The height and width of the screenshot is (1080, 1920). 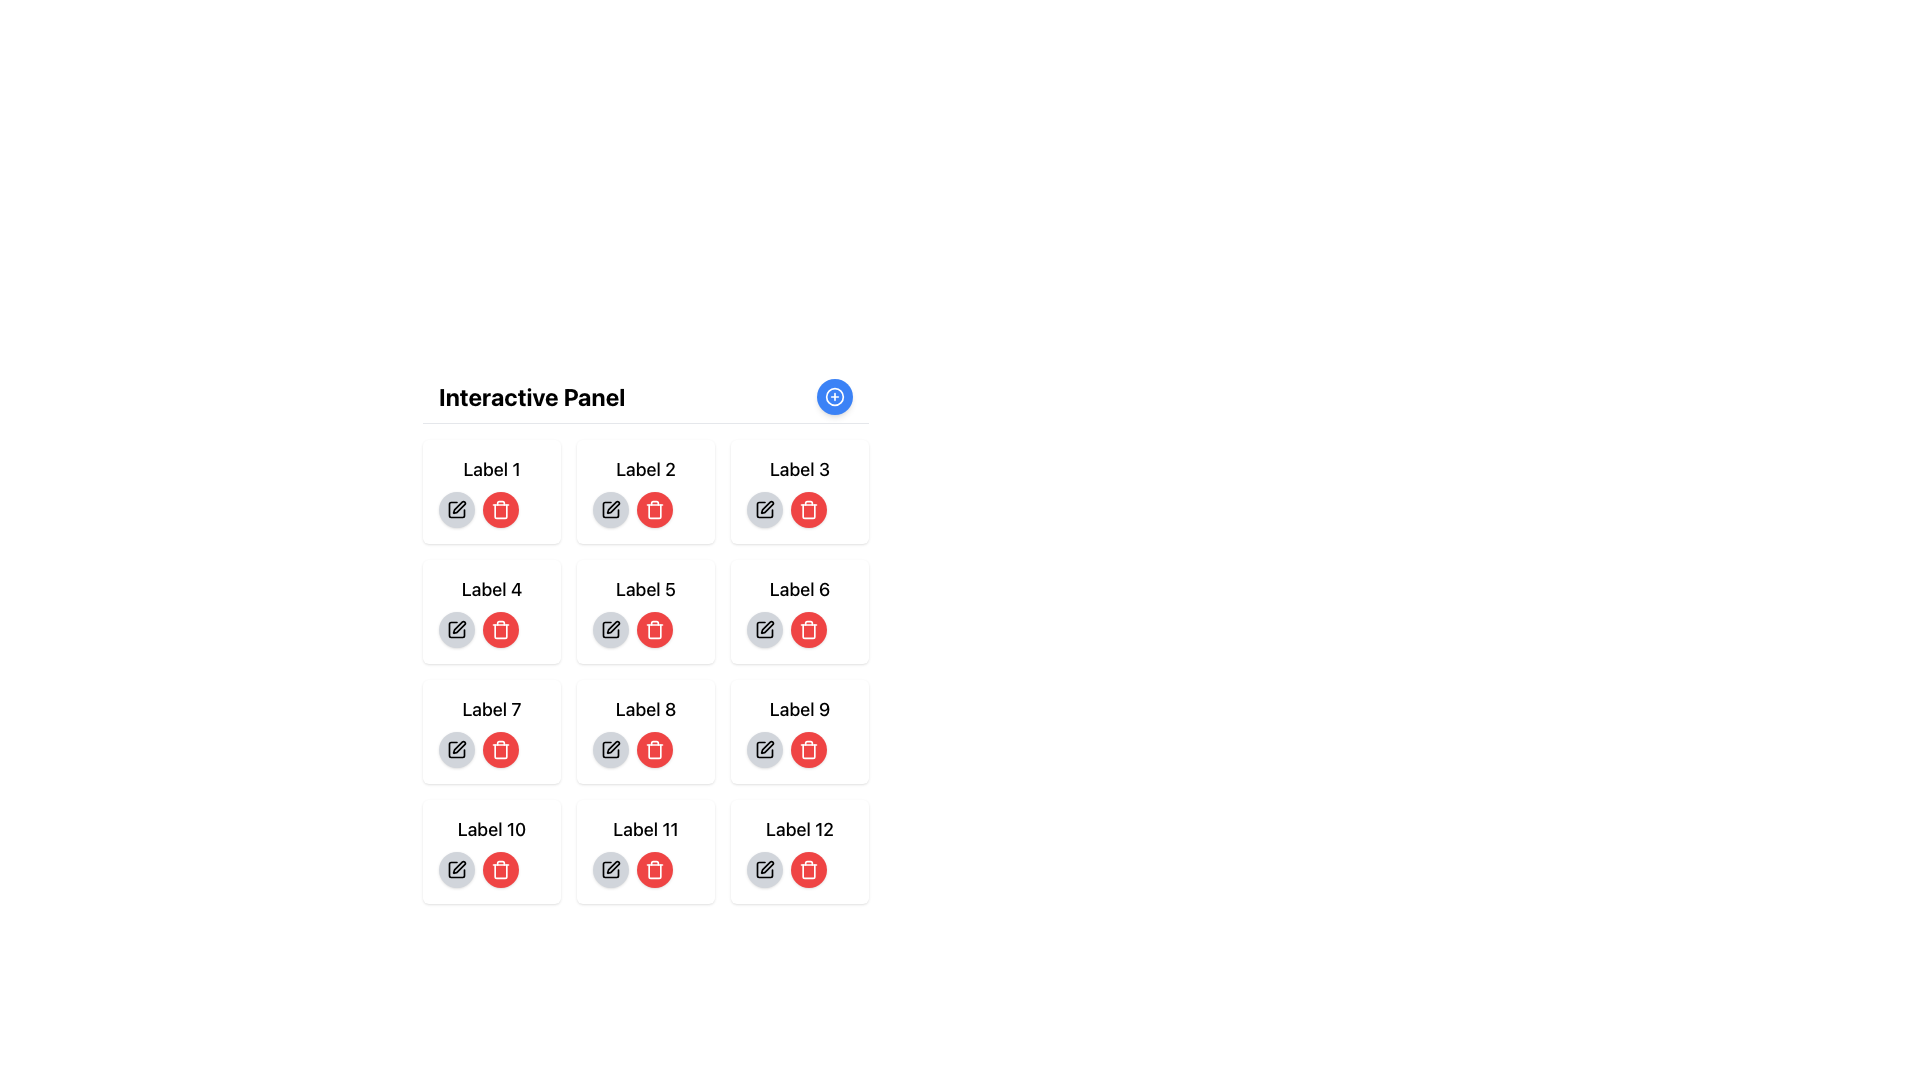 What do you see at coordinates (809, 751) in the screenshot?
I see `the trash can icon located in the bottom-right corner of the 'Label 8' panel` at bounding box center [809, 751].